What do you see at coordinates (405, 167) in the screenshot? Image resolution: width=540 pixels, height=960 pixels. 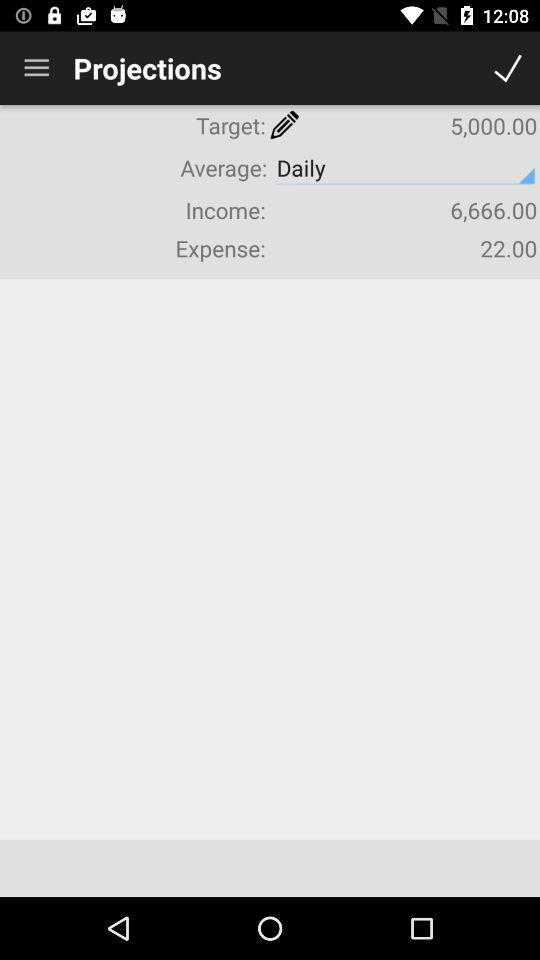 I see `daily` at bounding box center [405, 167].